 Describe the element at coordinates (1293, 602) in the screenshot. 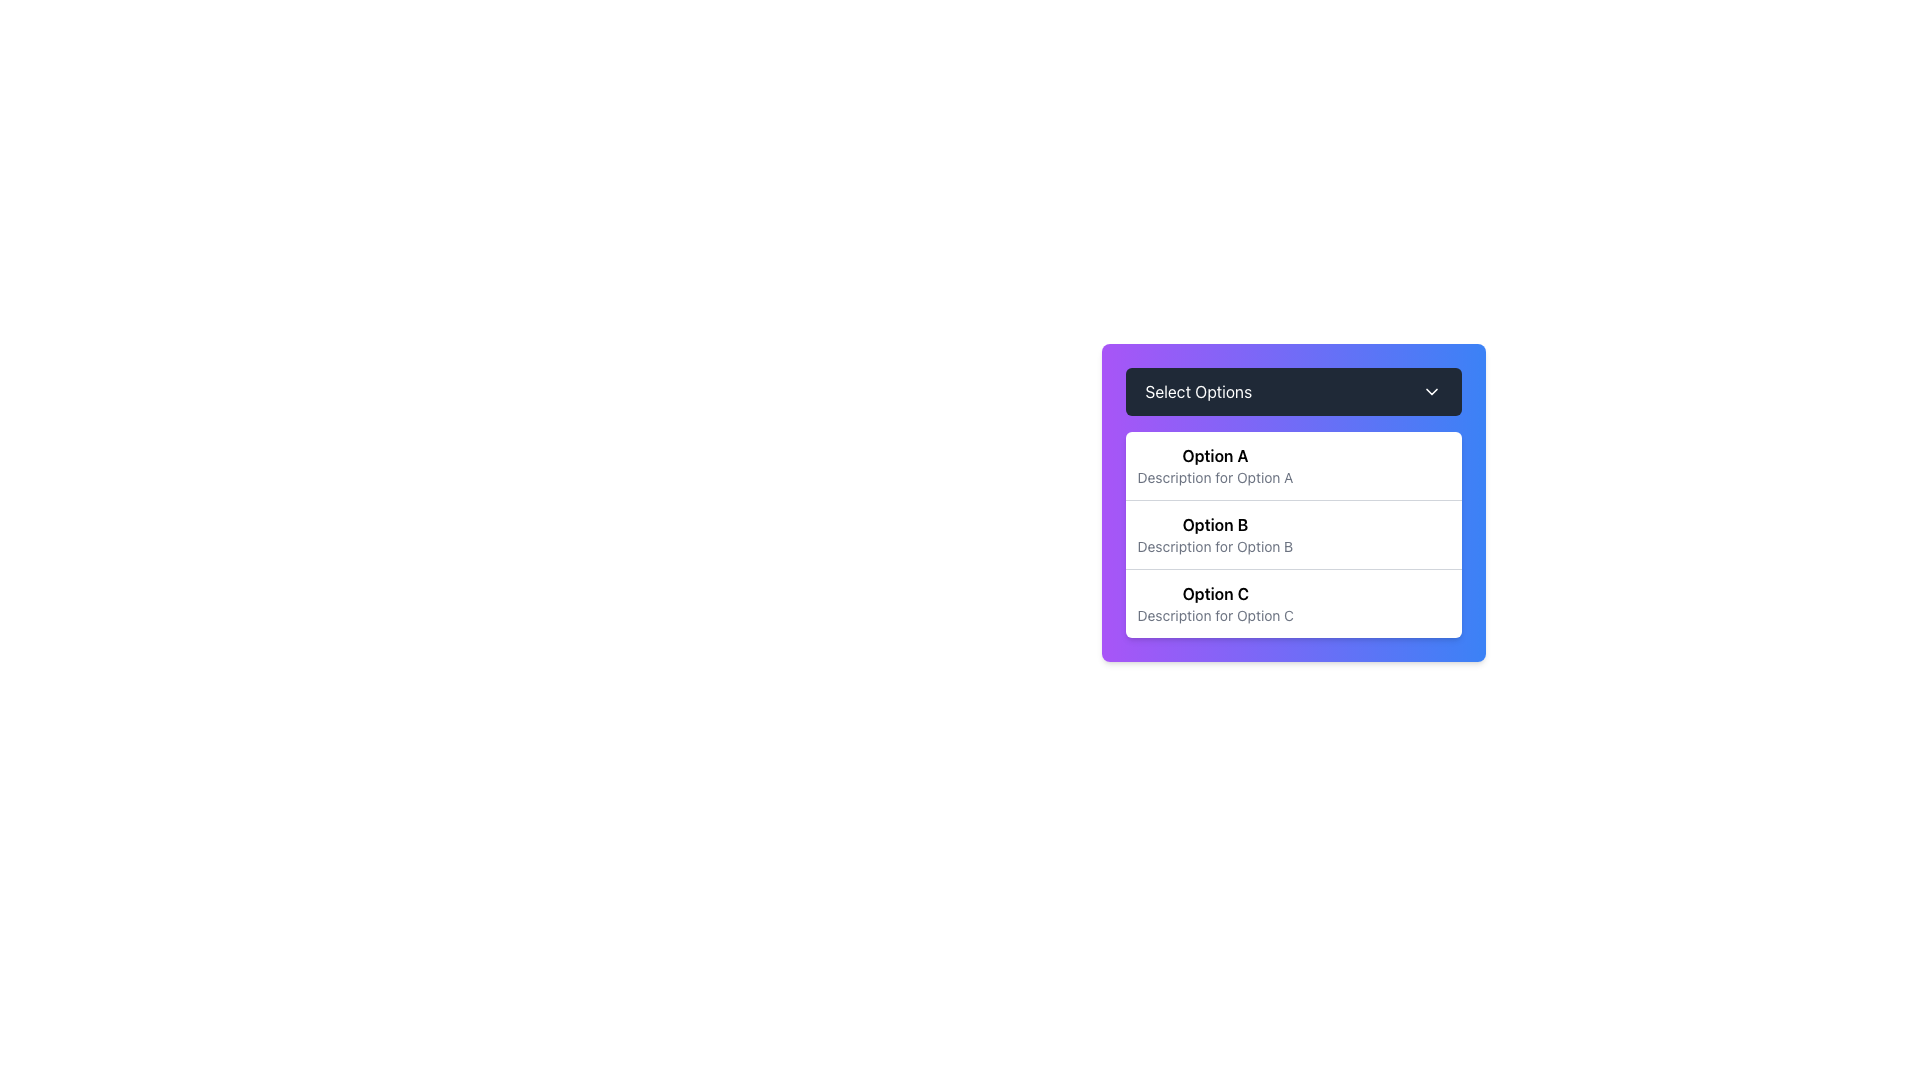

I see `the 'Option C' element in the dropdown menu` at that location.